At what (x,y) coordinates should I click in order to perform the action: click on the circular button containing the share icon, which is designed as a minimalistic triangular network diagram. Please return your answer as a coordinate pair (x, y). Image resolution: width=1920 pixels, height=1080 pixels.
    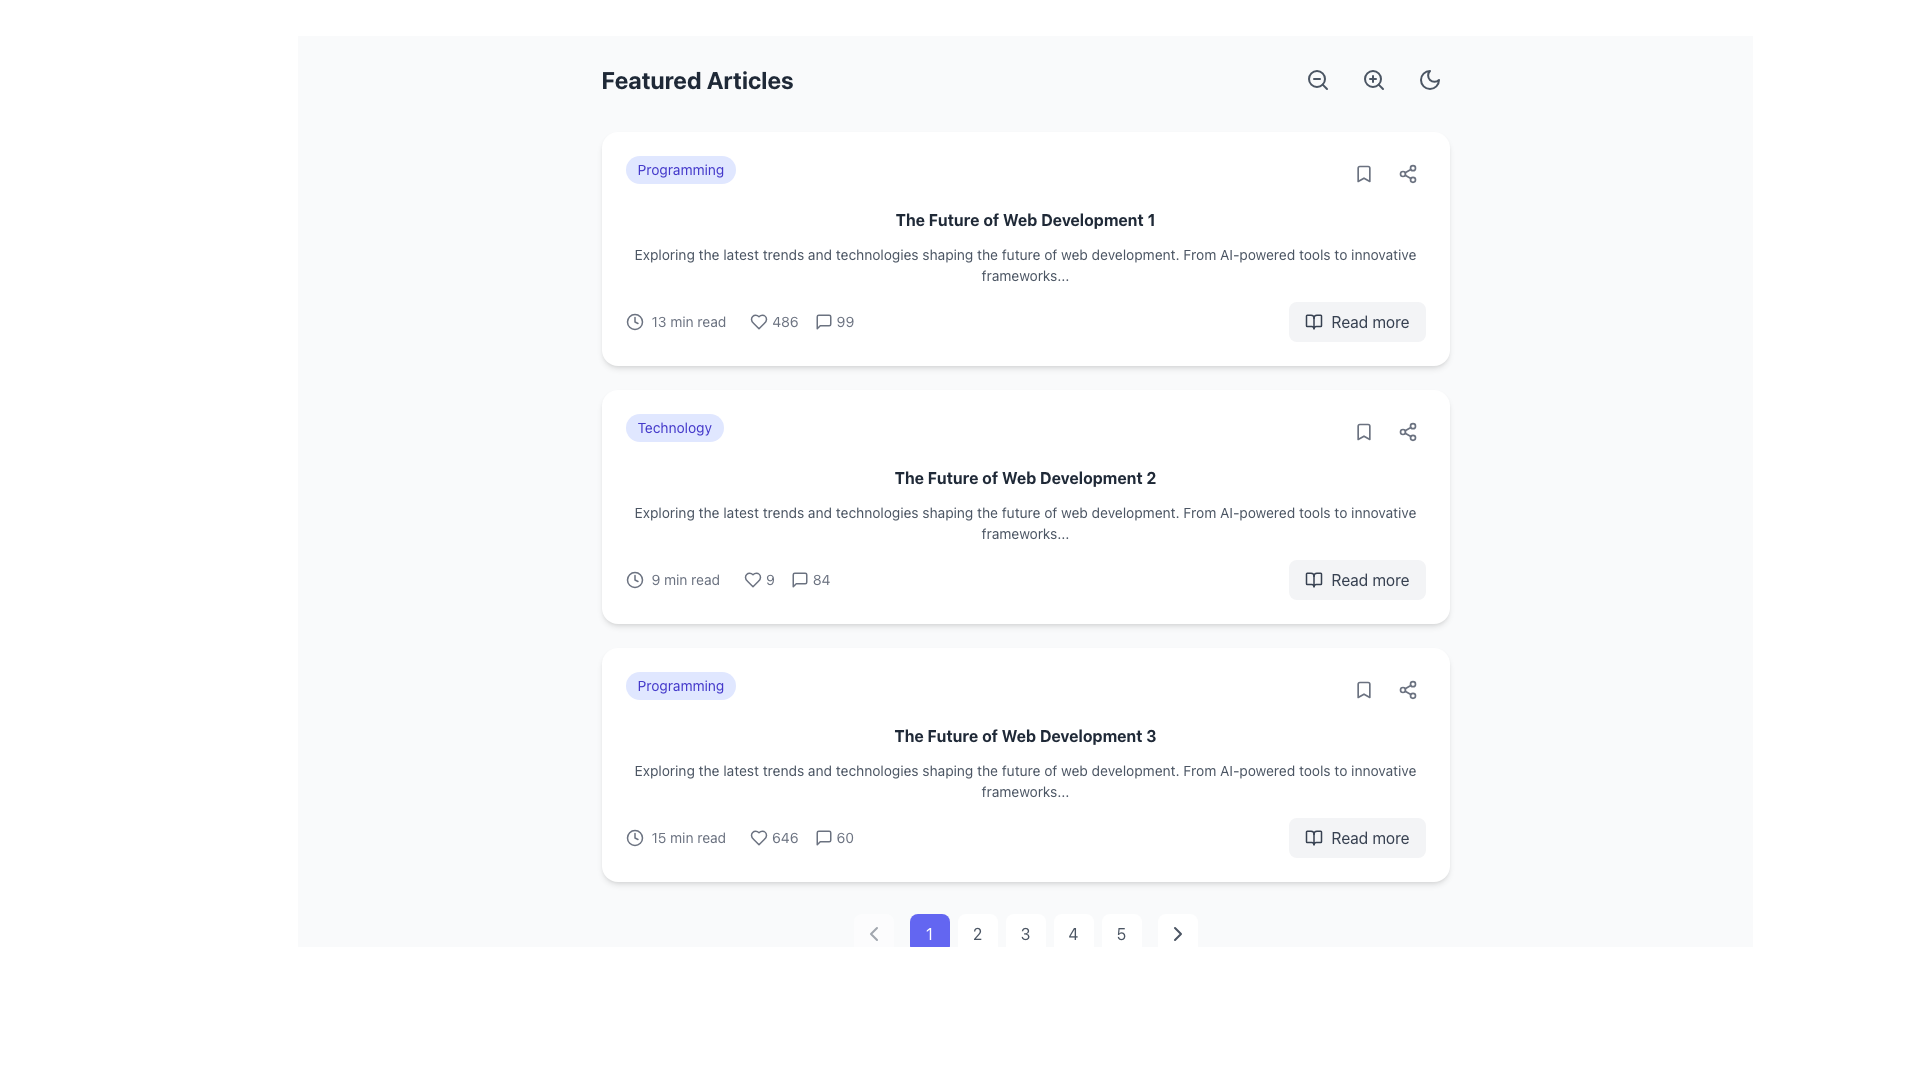
    Looking at the image, I should click on (1406, 689).